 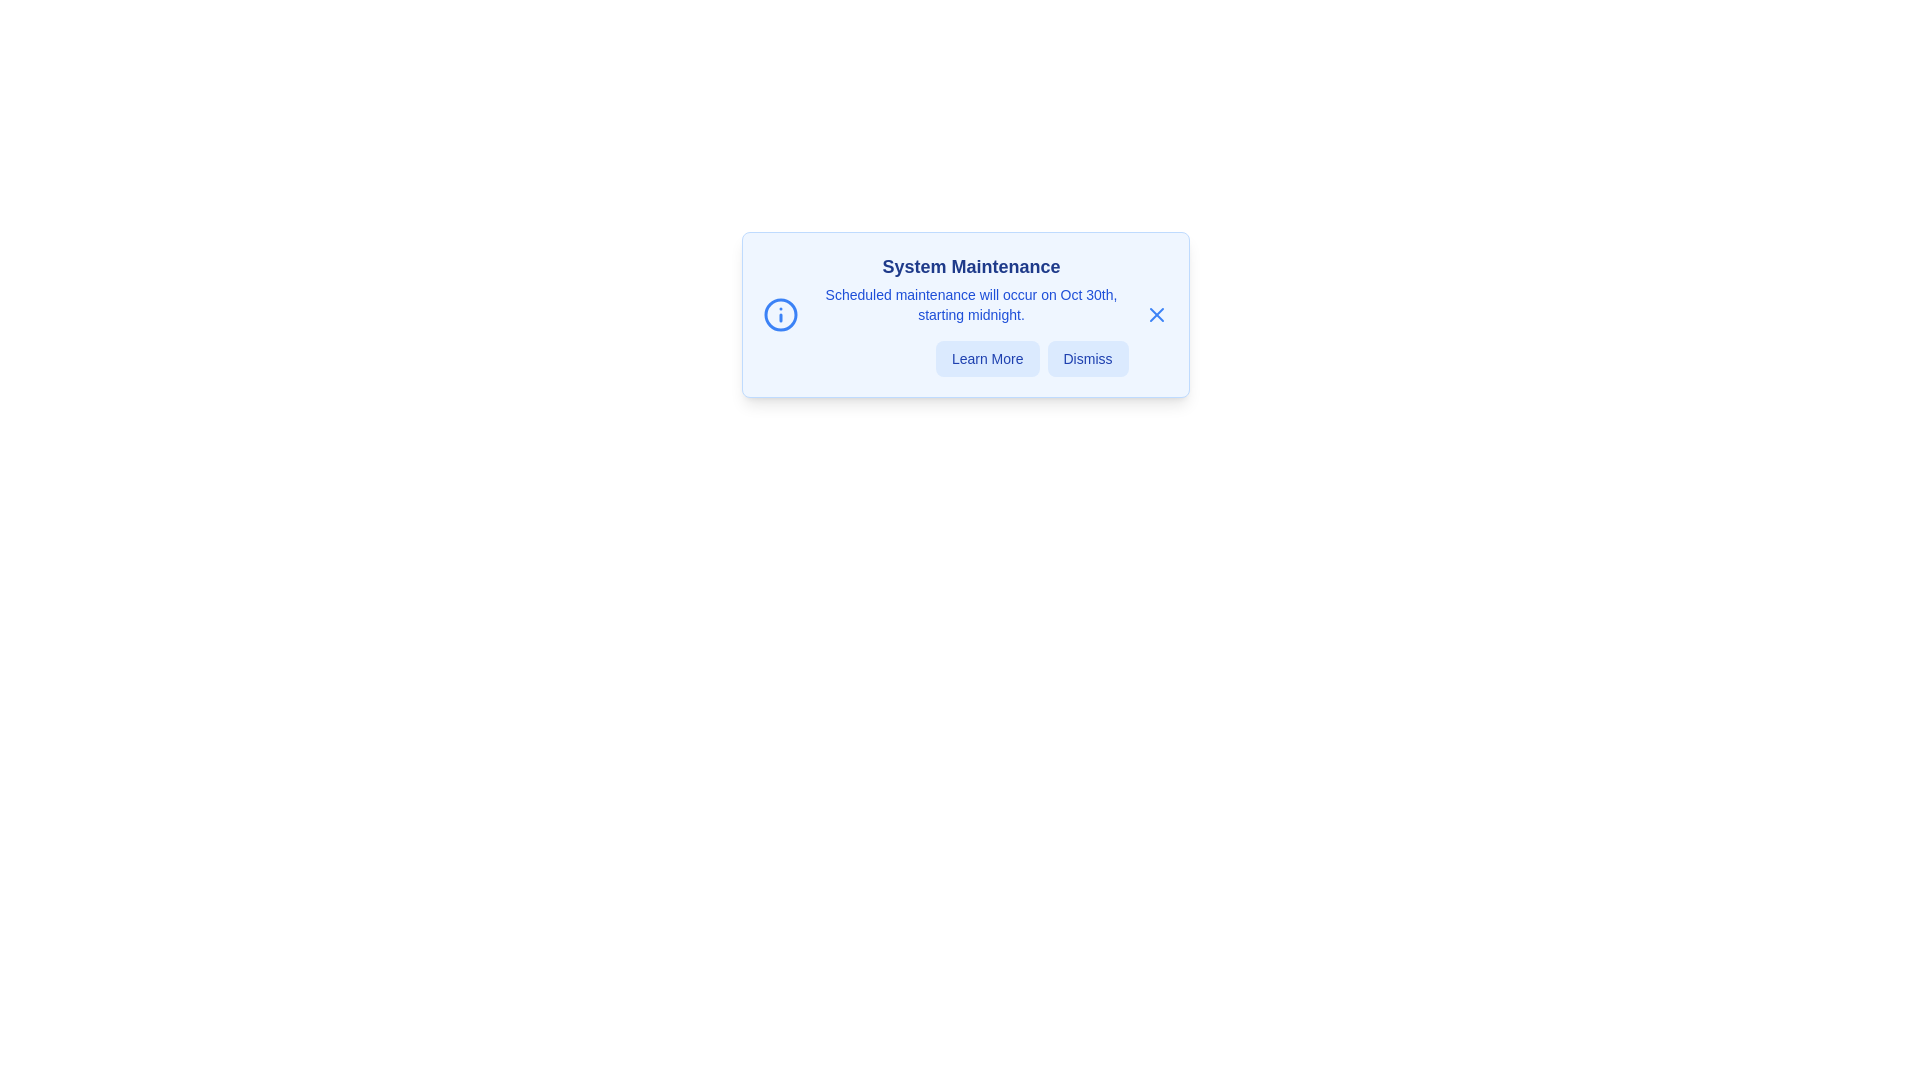 What do you see at coordinates (1087, 357) in the screenshot?
I see `the 'Dismiss' button, which is a rectangular button with blue text on a light blue background located at the bottom-right corner of the 'System Maintenance' card` at bounding box center [1087, 357].